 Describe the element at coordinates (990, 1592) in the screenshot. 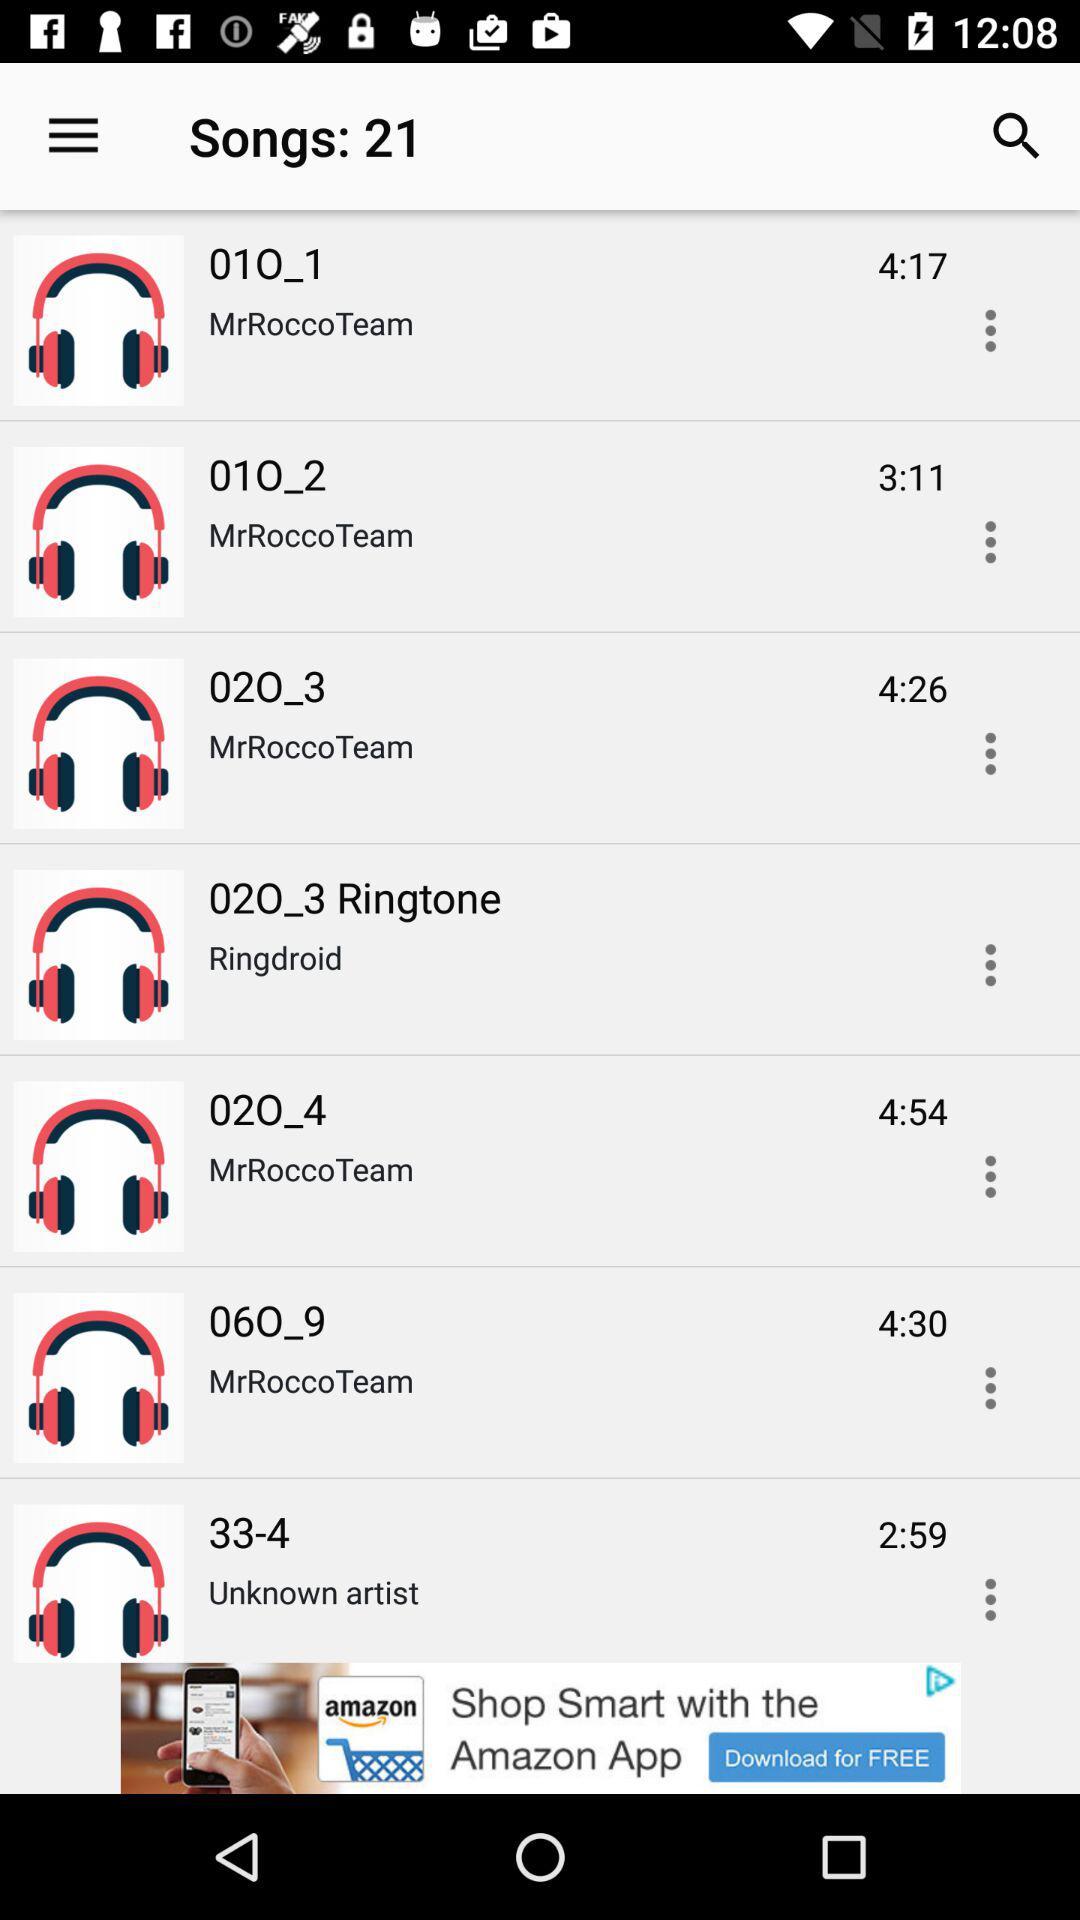

I see `drop down menu` at that location.